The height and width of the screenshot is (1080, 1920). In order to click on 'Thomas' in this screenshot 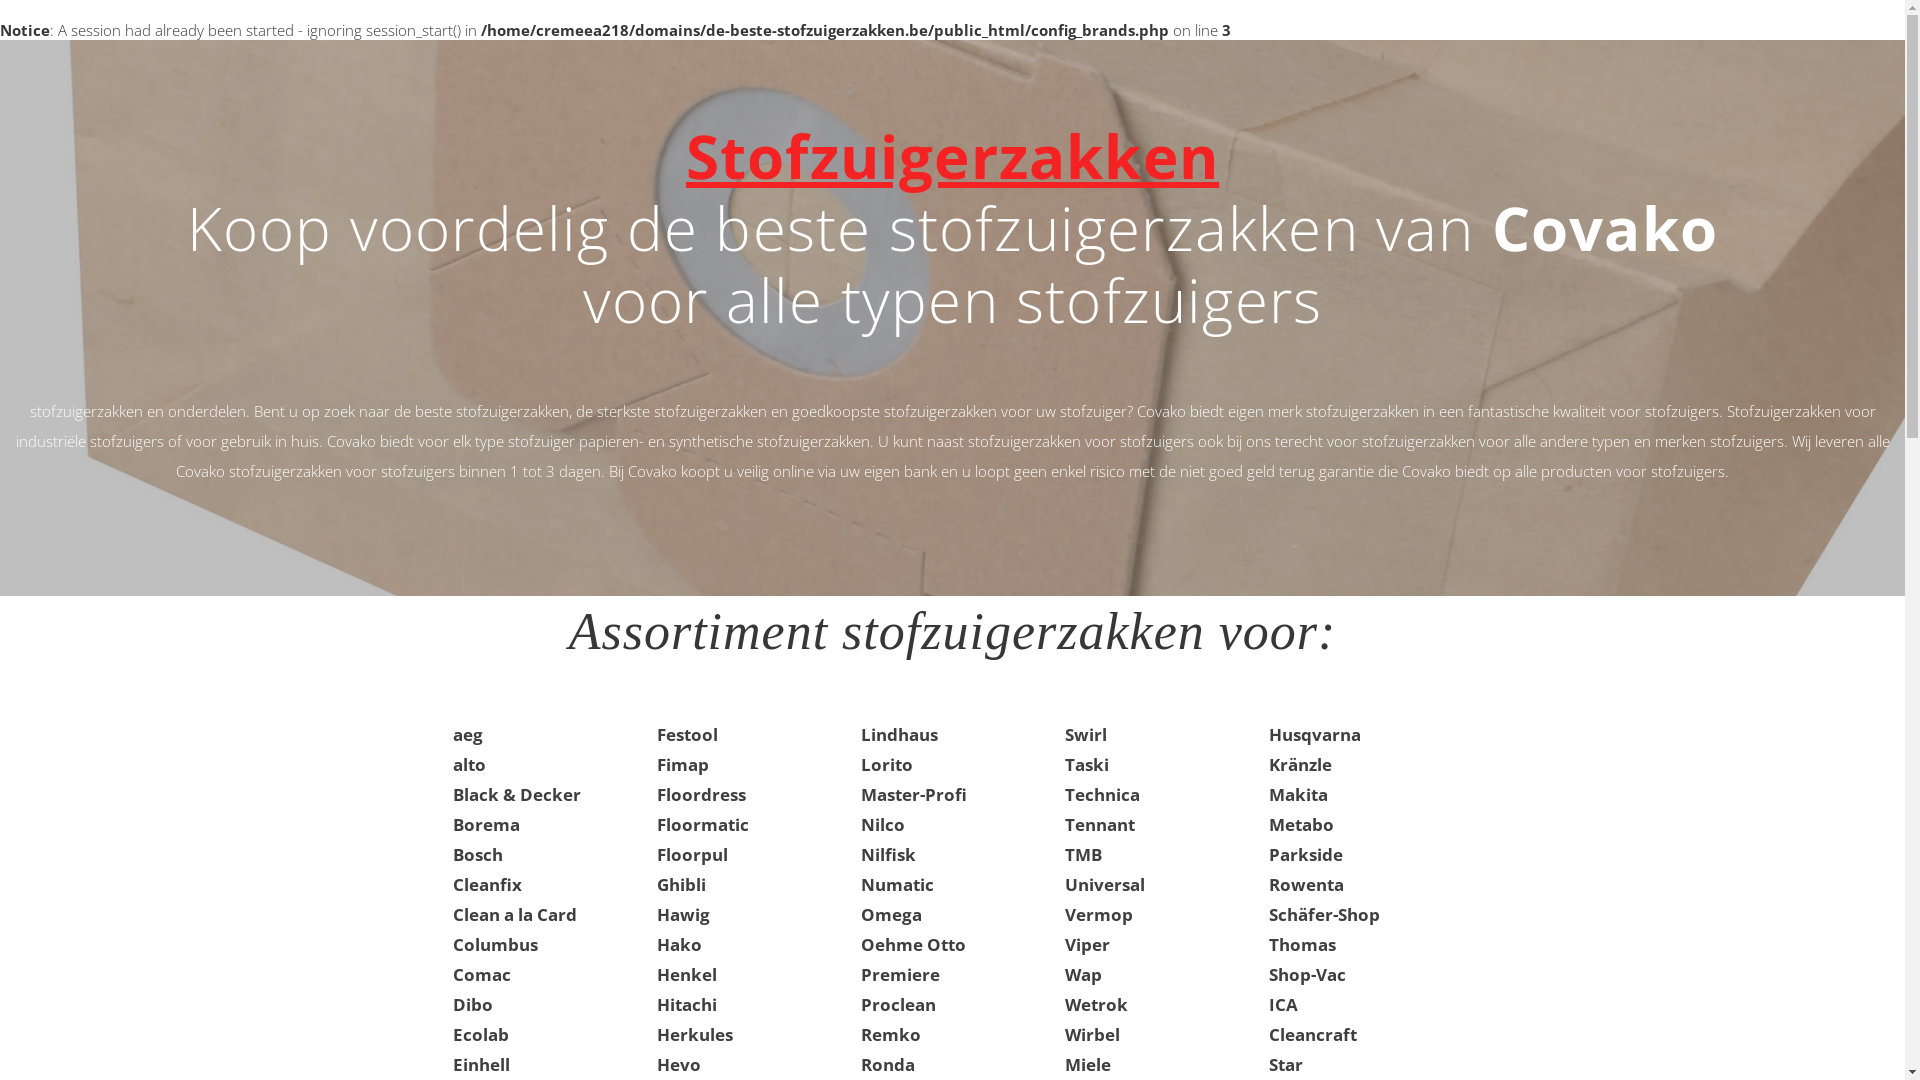, I will do `click(1301, 944)`.